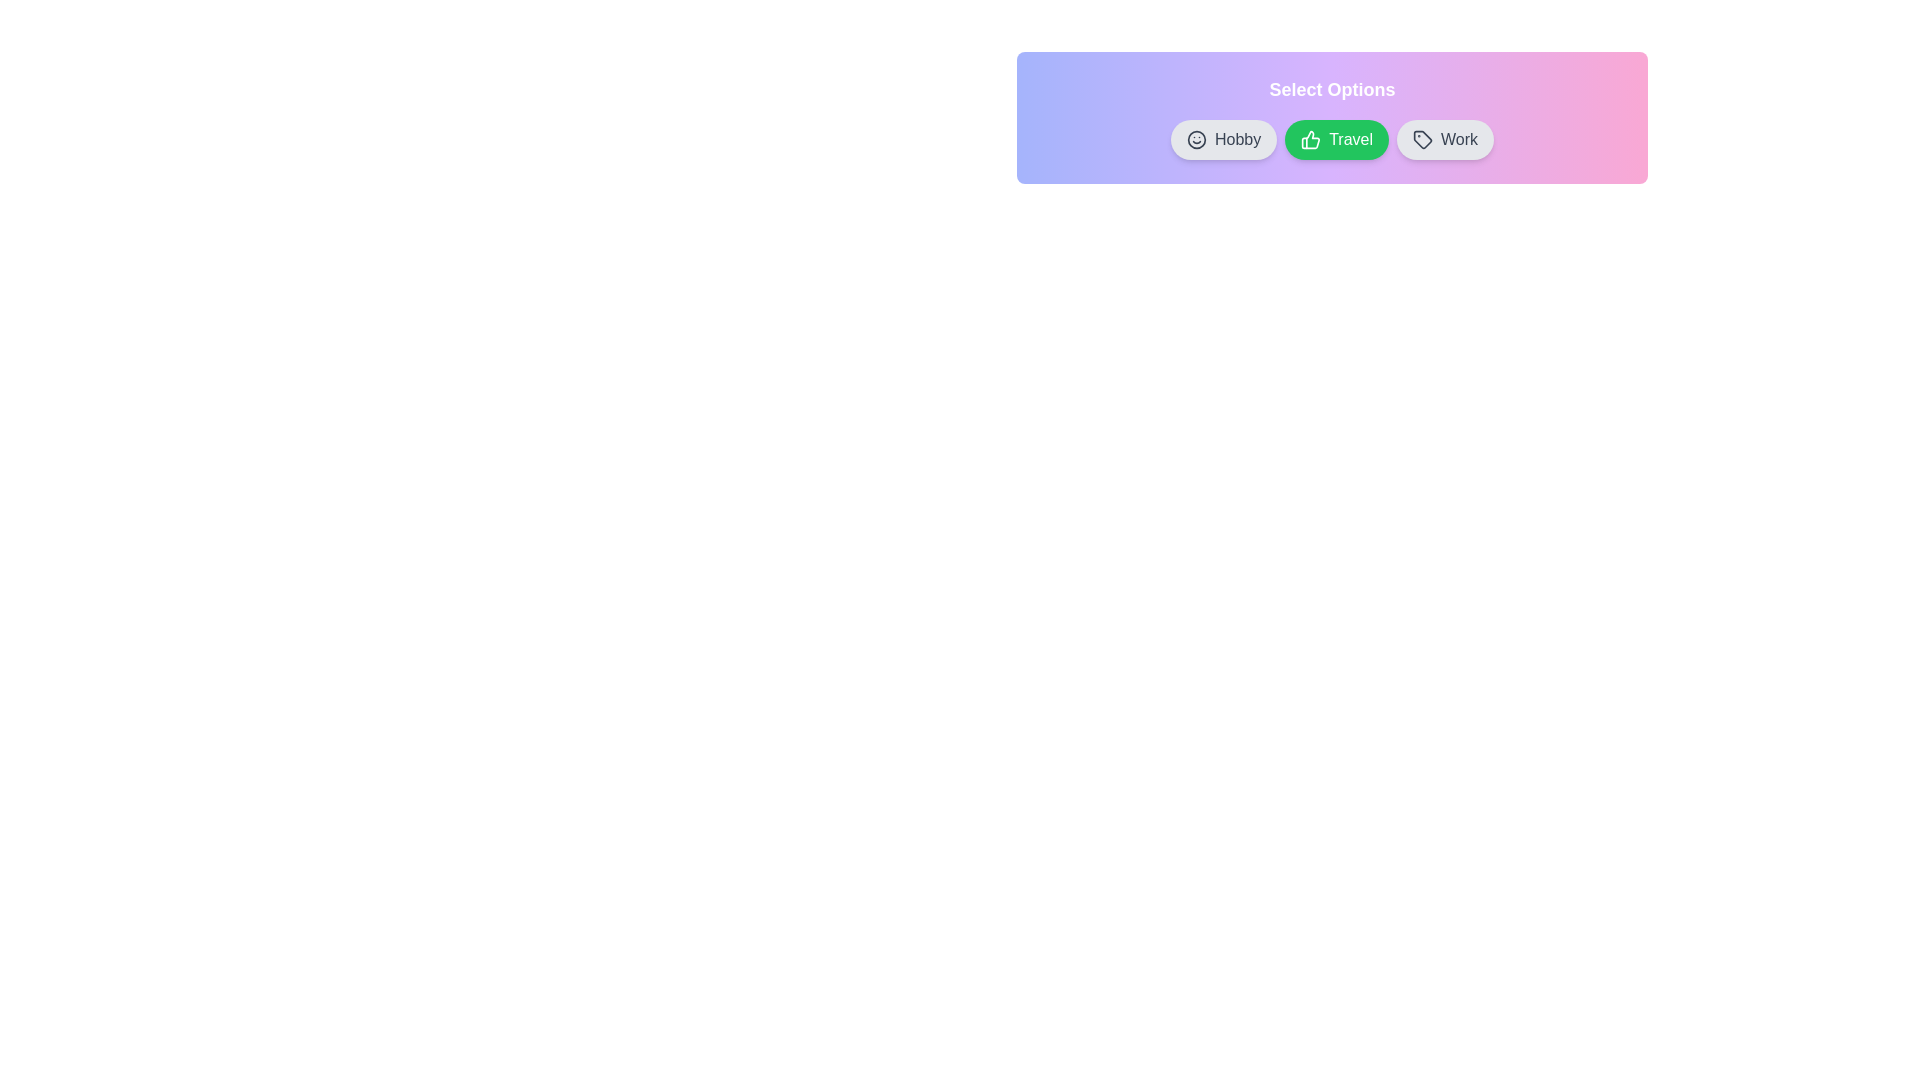  Describe the element at coordinates (1196, 138) in the screenshot. I see `the chip by clicking its icon. The chip can be specified by its label: Hobby` at that location.